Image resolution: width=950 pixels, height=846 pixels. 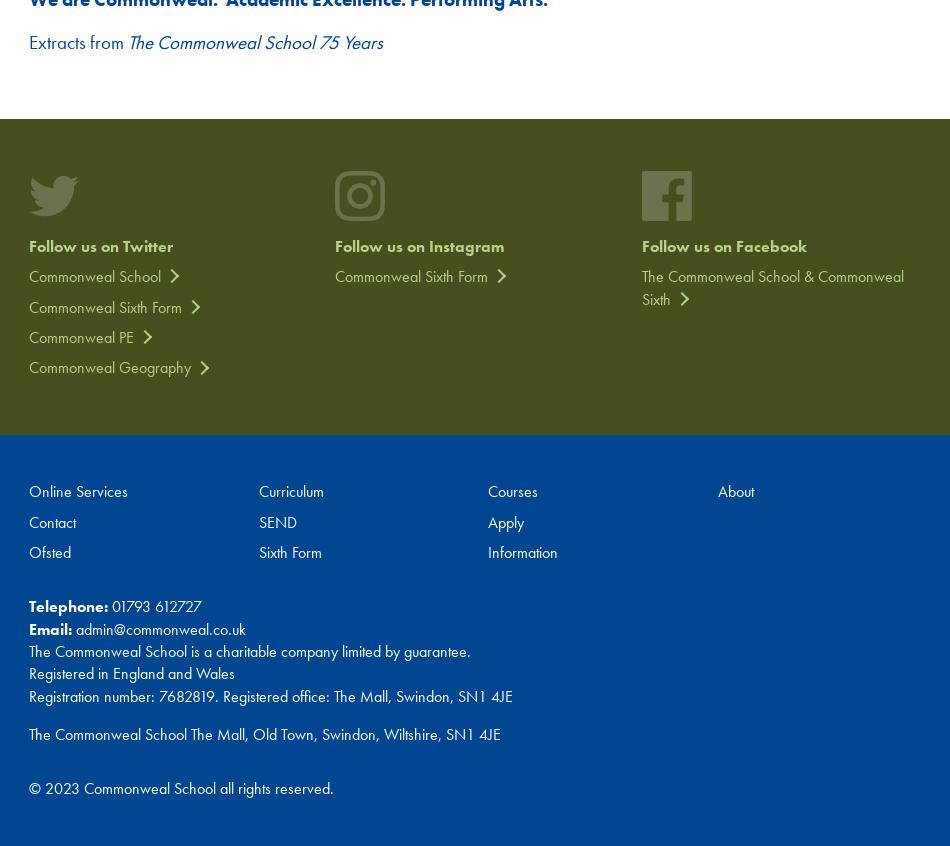 I want to click on 'Follow us on Twitter', so click(x=100, y=245).